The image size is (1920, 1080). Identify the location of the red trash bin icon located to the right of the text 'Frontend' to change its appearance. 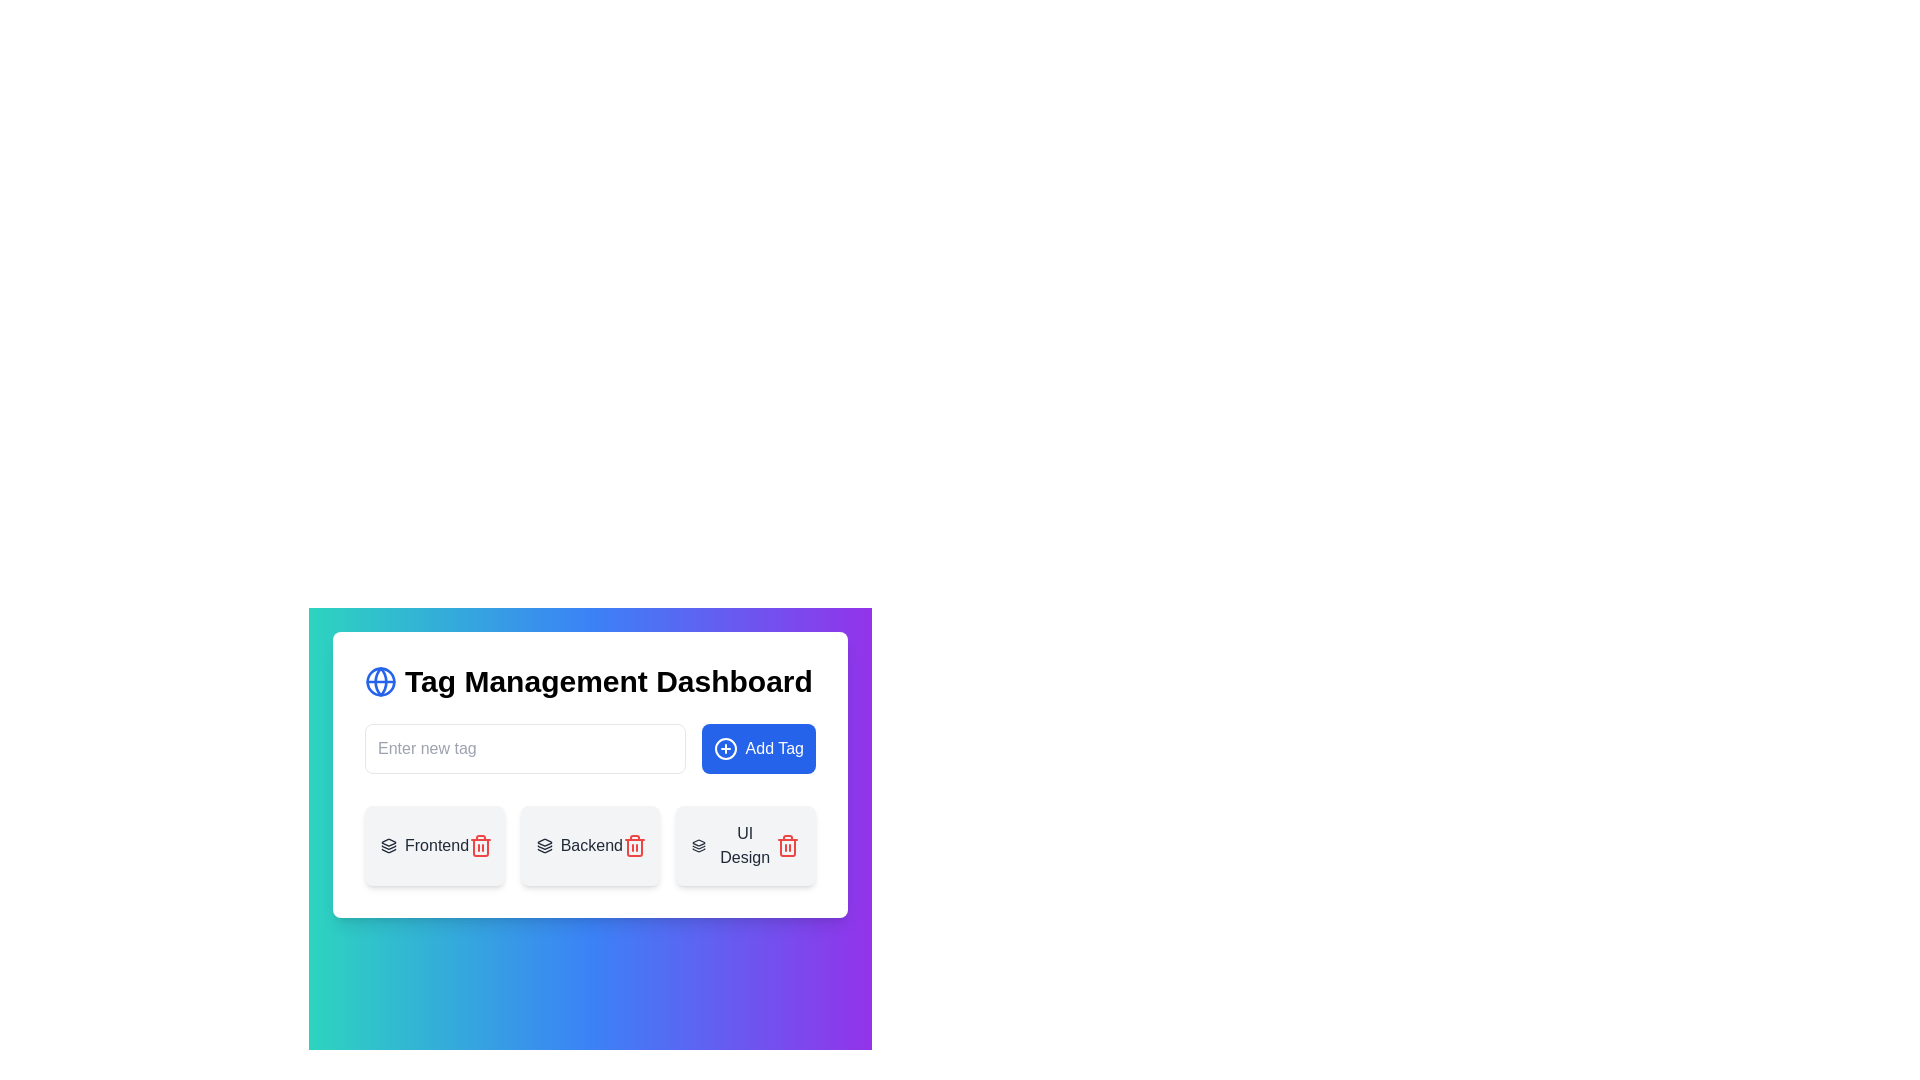
(480, 845).